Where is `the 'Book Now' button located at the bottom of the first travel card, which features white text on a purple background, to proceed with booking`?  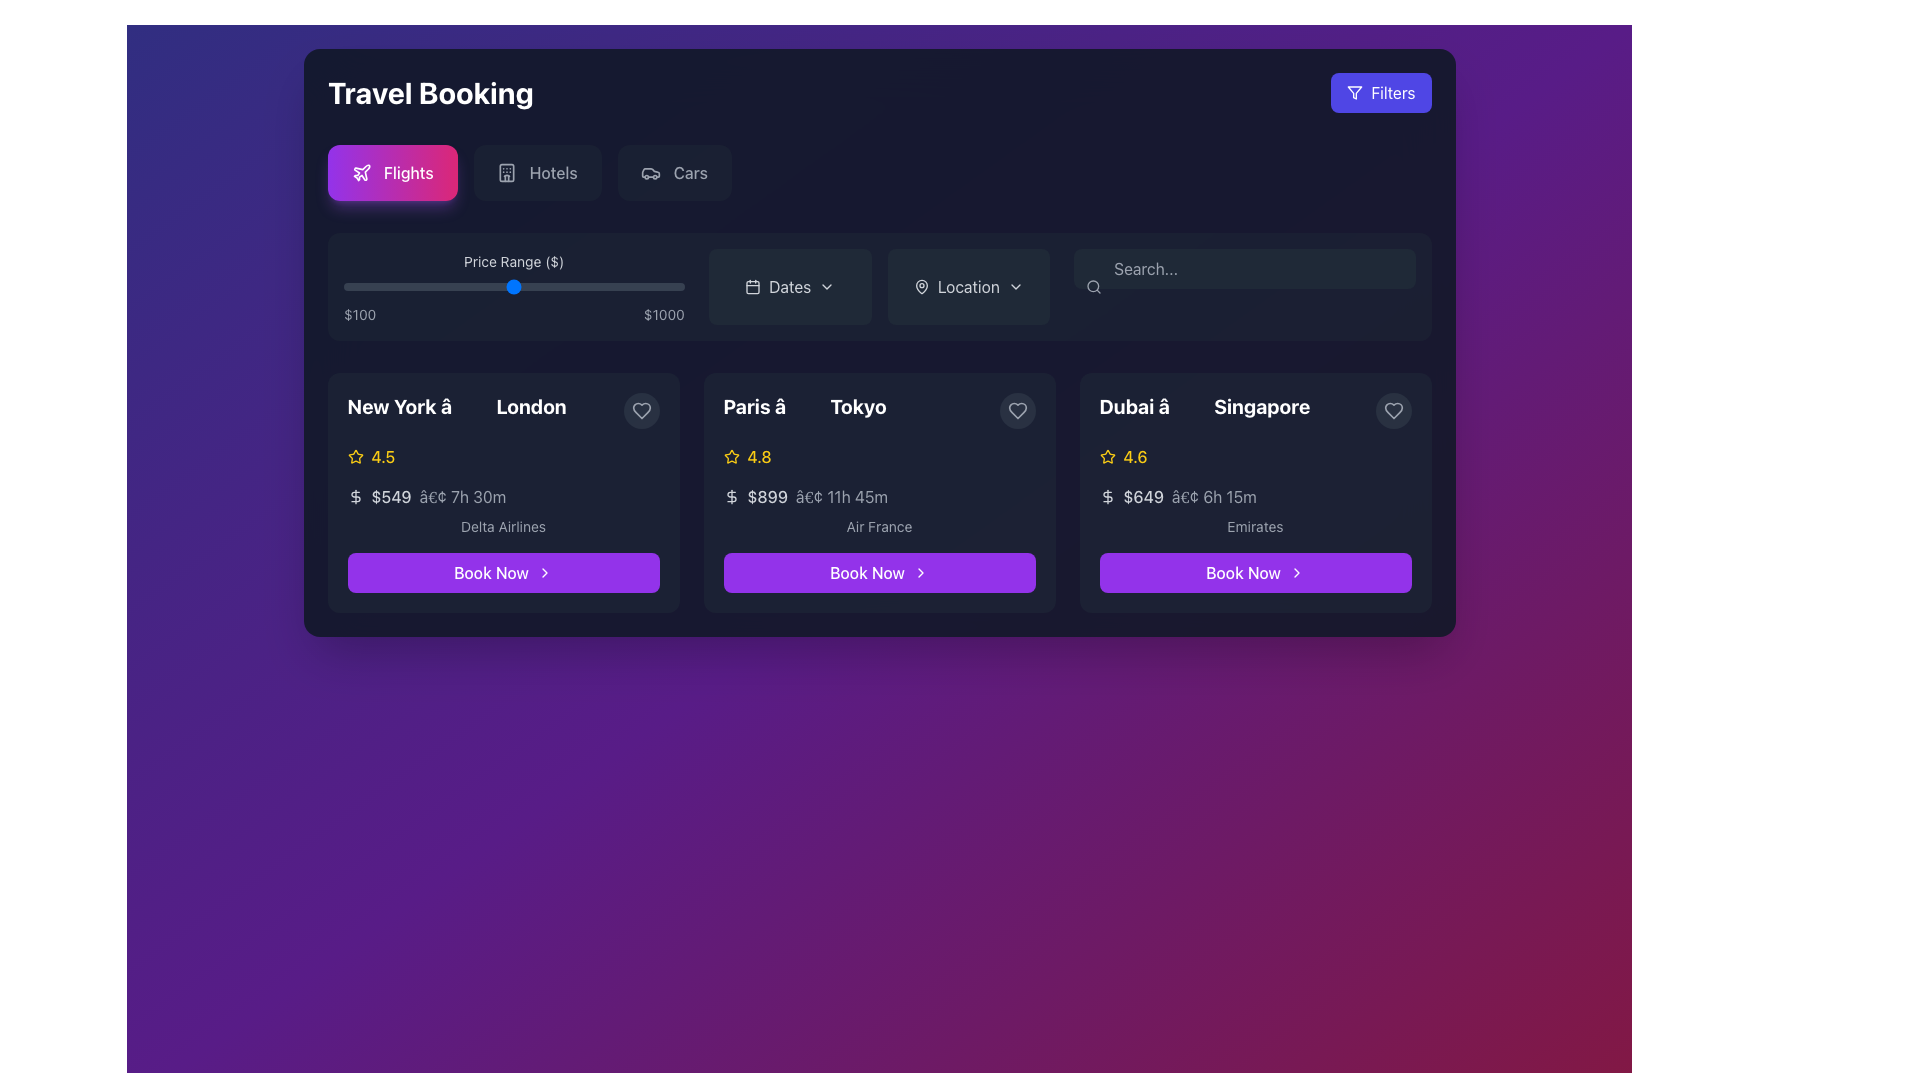 the 'Book Now' button located at the bottom of the first travel card, which features white text on a purple background, to proceed with booking is located at coordinates (491, 573).